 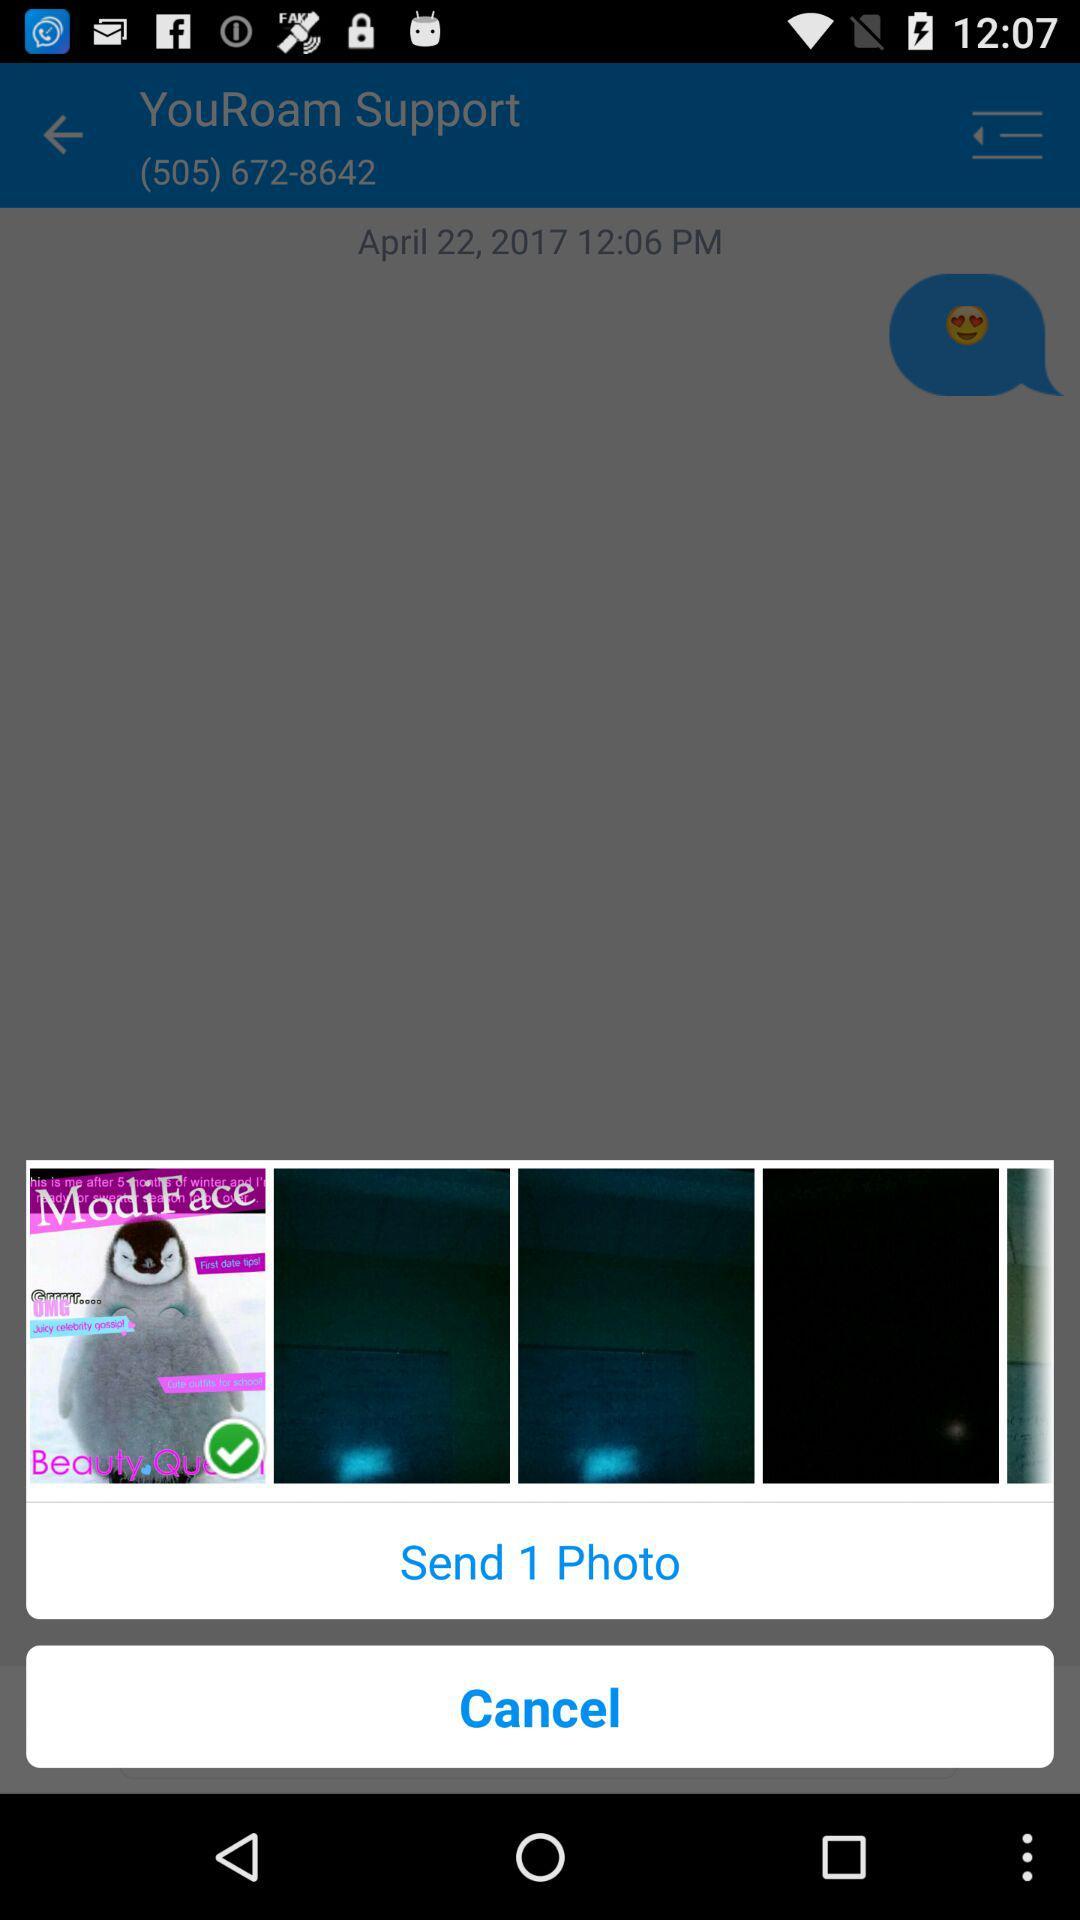 What do you see at coordinates (146, 1325) in the screenshot?
I see `photo` at bounding box center [146, 1325].